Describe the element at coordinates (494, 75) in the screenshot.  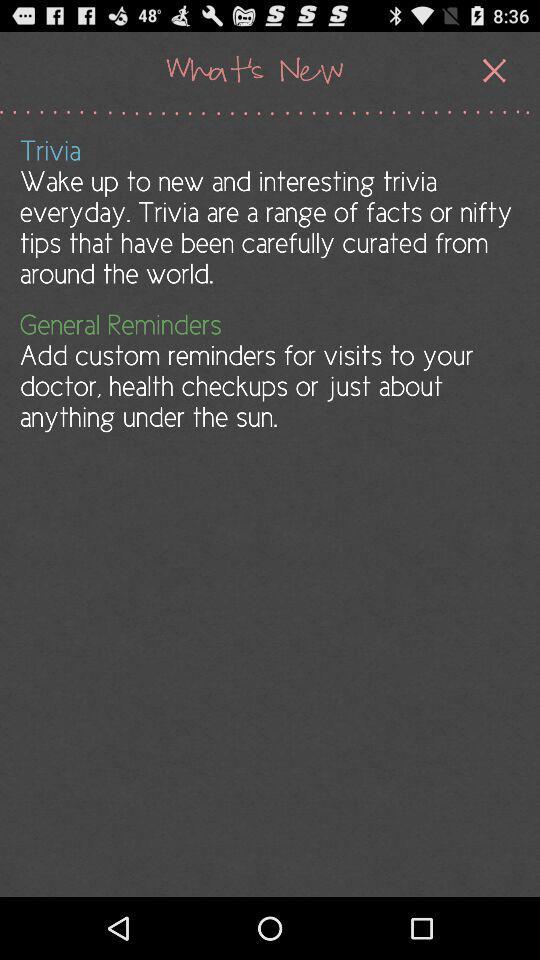
I see `the close icon` at that location.